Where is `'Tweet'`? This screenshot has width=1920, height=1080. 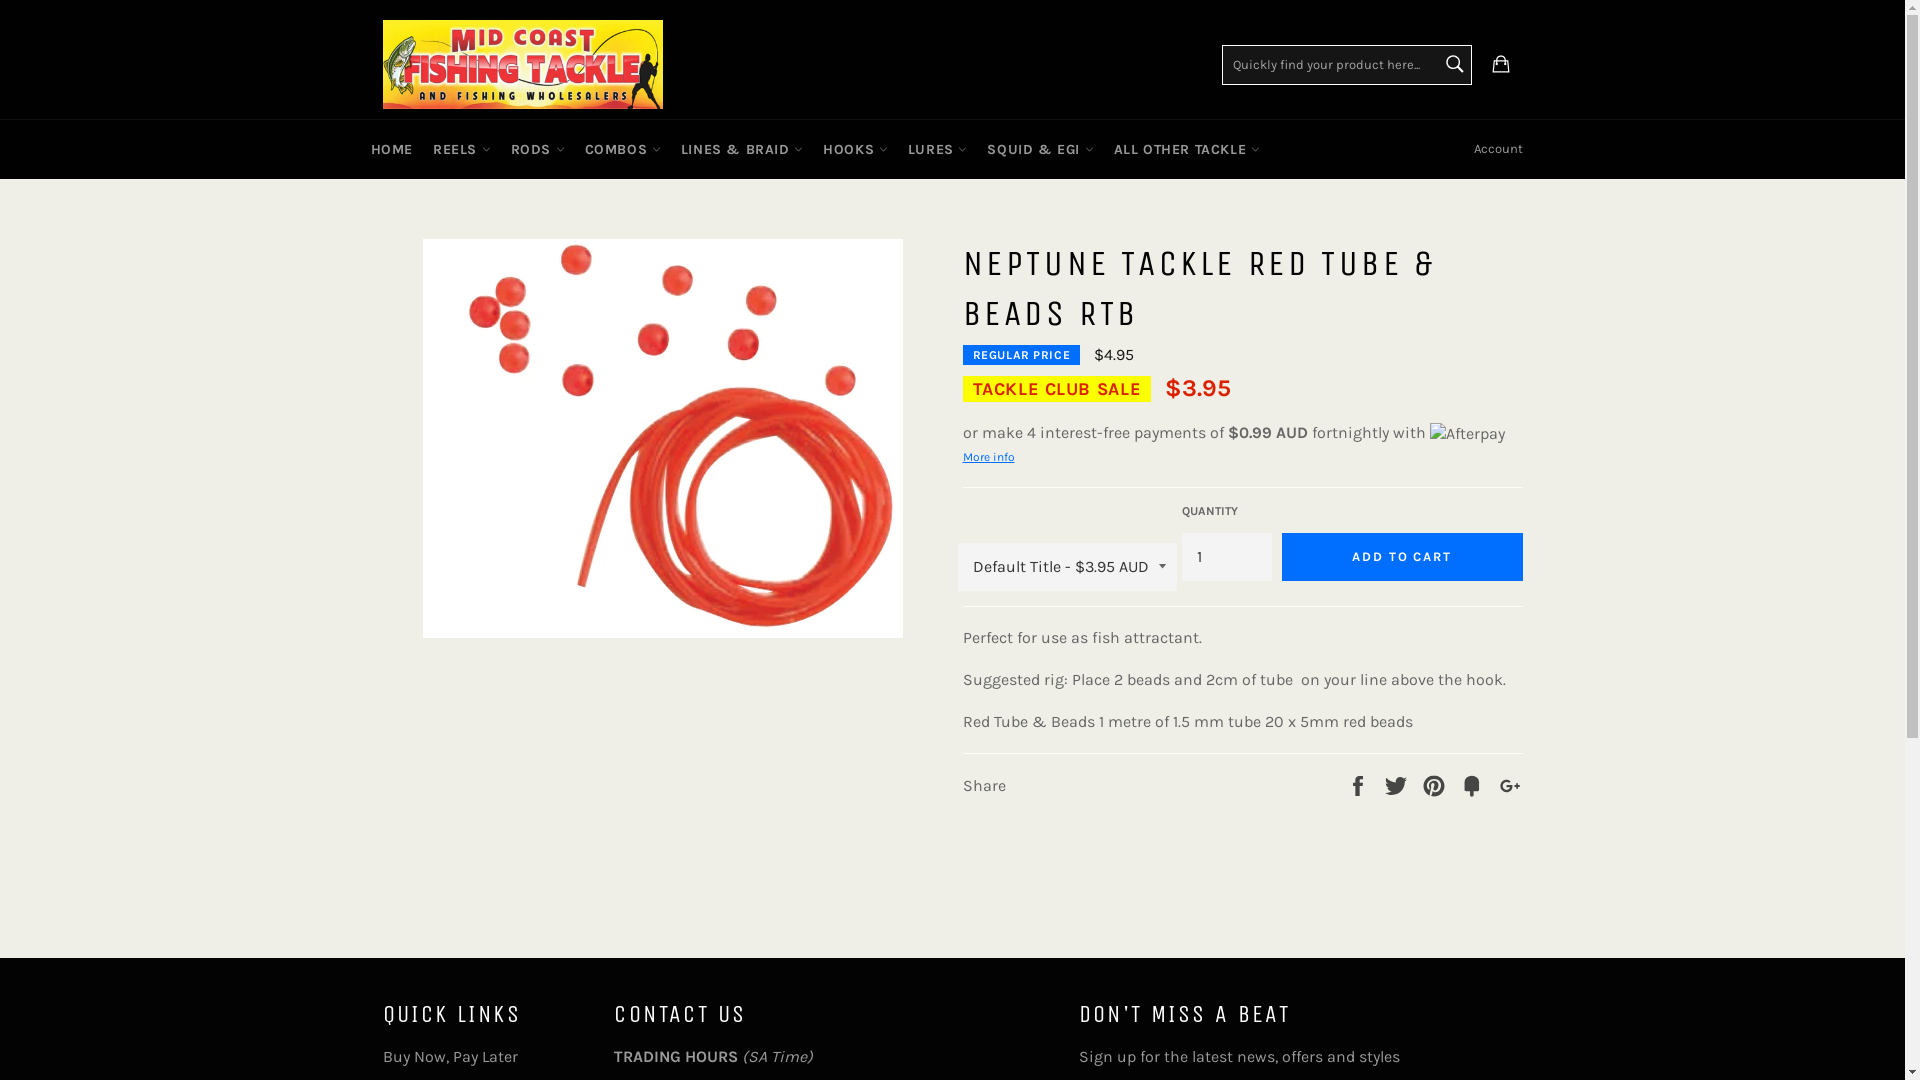 'Tweet' is located at coordinates (1396, 783).